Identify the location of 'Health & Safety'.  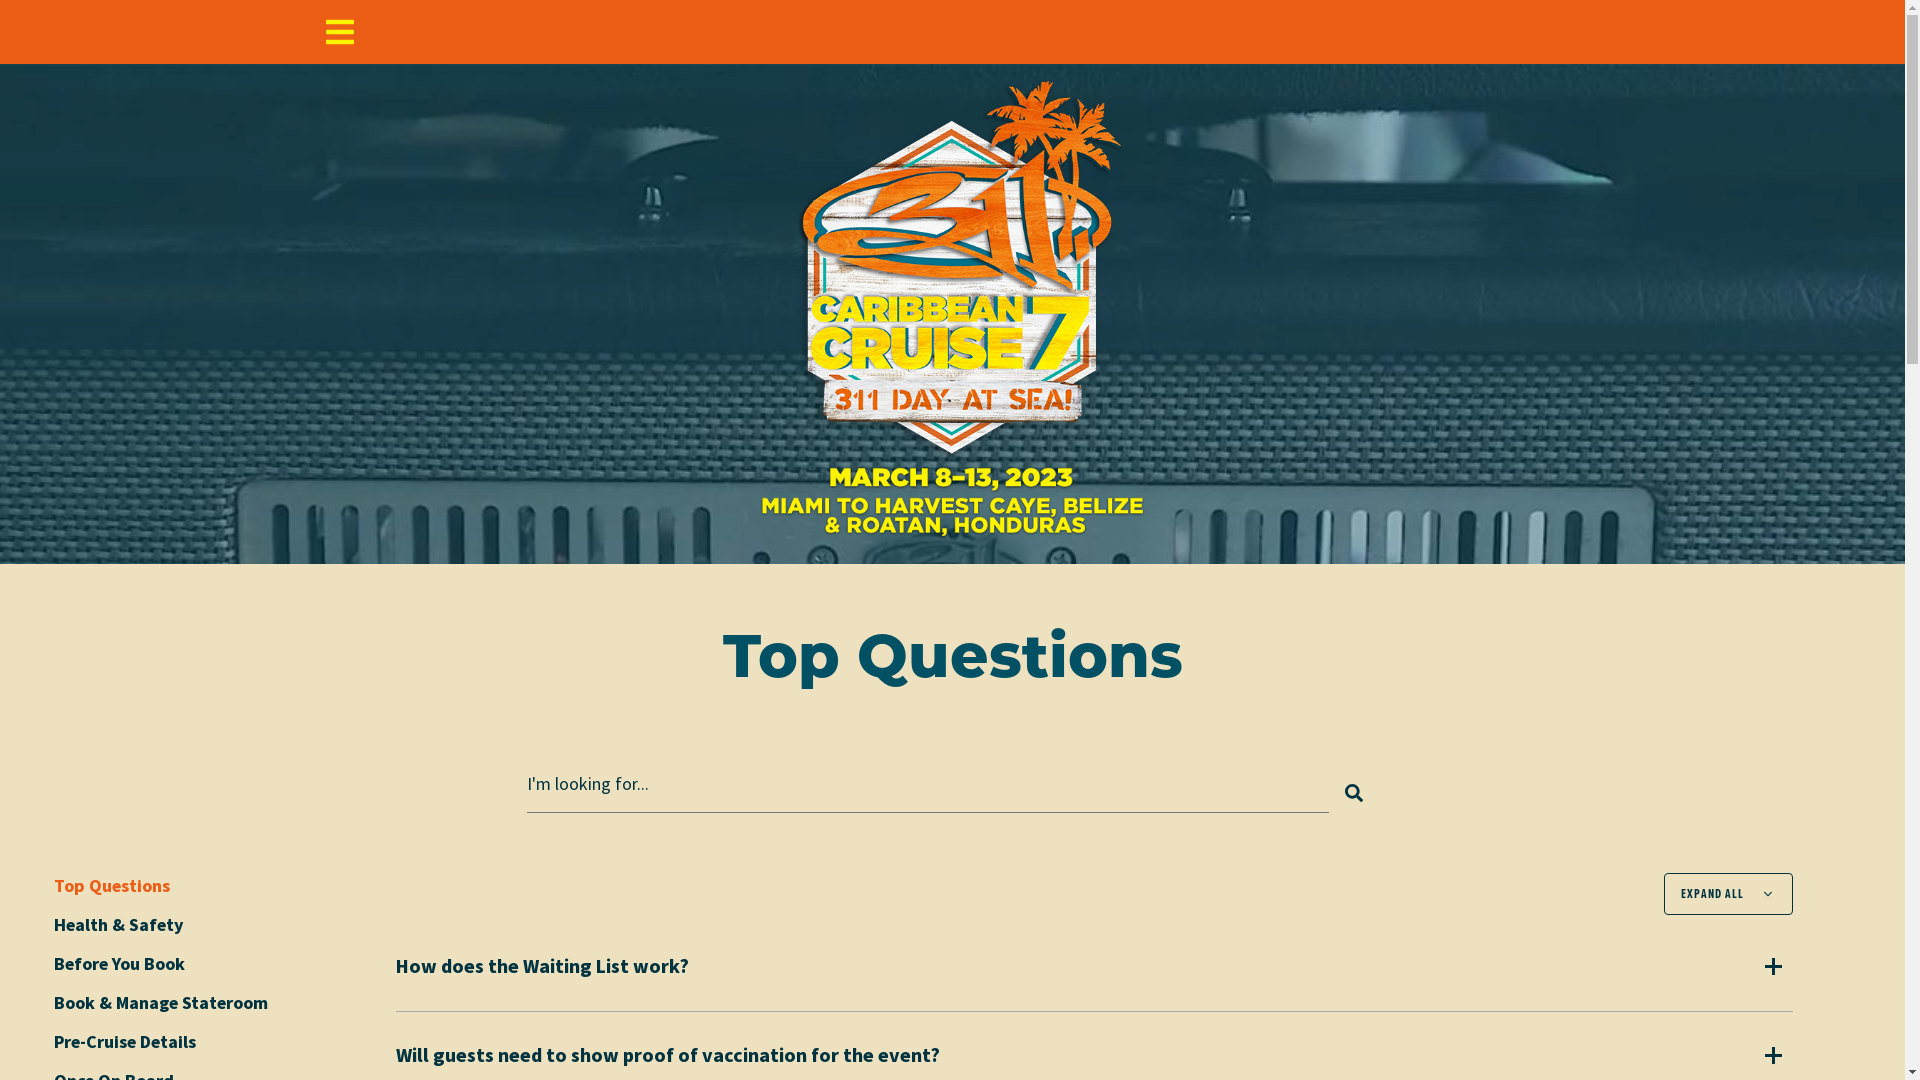
(118, 925).